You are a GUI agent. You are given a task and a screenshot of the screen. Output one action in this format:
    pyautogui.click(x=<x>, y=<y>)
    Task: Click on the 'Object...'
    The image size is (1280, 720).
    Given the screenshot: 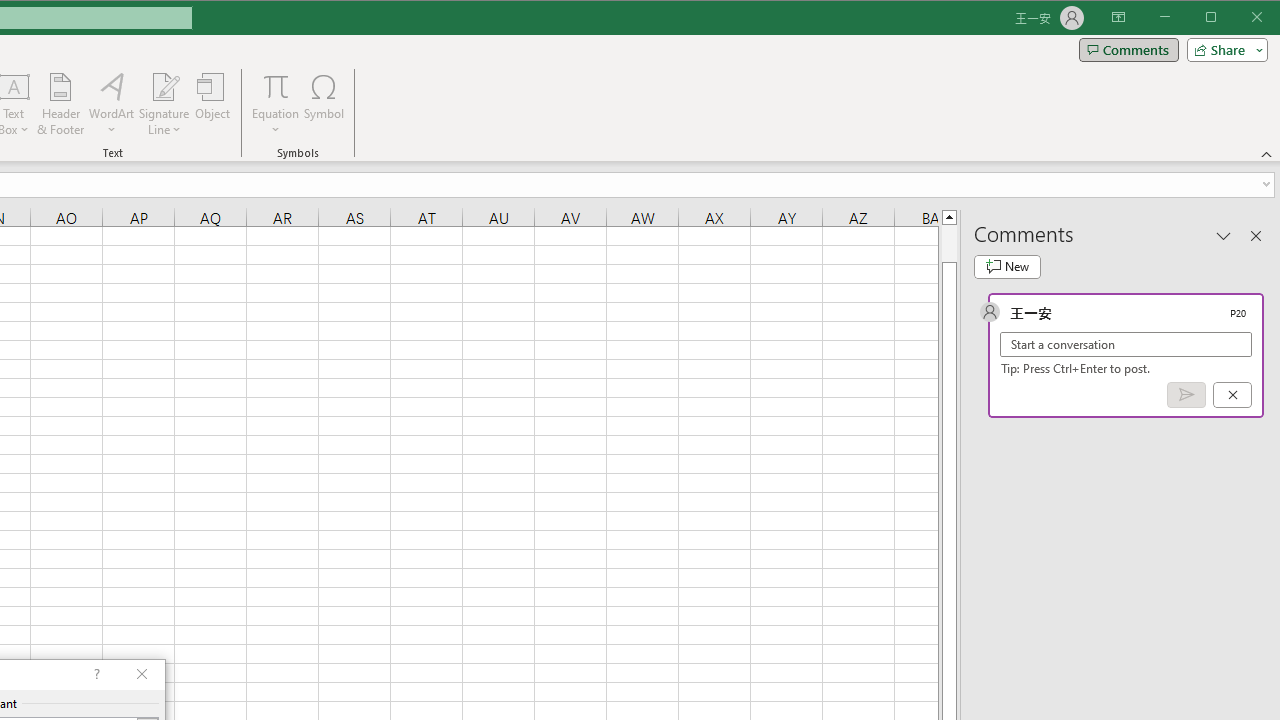 What is the action you would take?
    pyautogui.click(x=213, y=104)
    